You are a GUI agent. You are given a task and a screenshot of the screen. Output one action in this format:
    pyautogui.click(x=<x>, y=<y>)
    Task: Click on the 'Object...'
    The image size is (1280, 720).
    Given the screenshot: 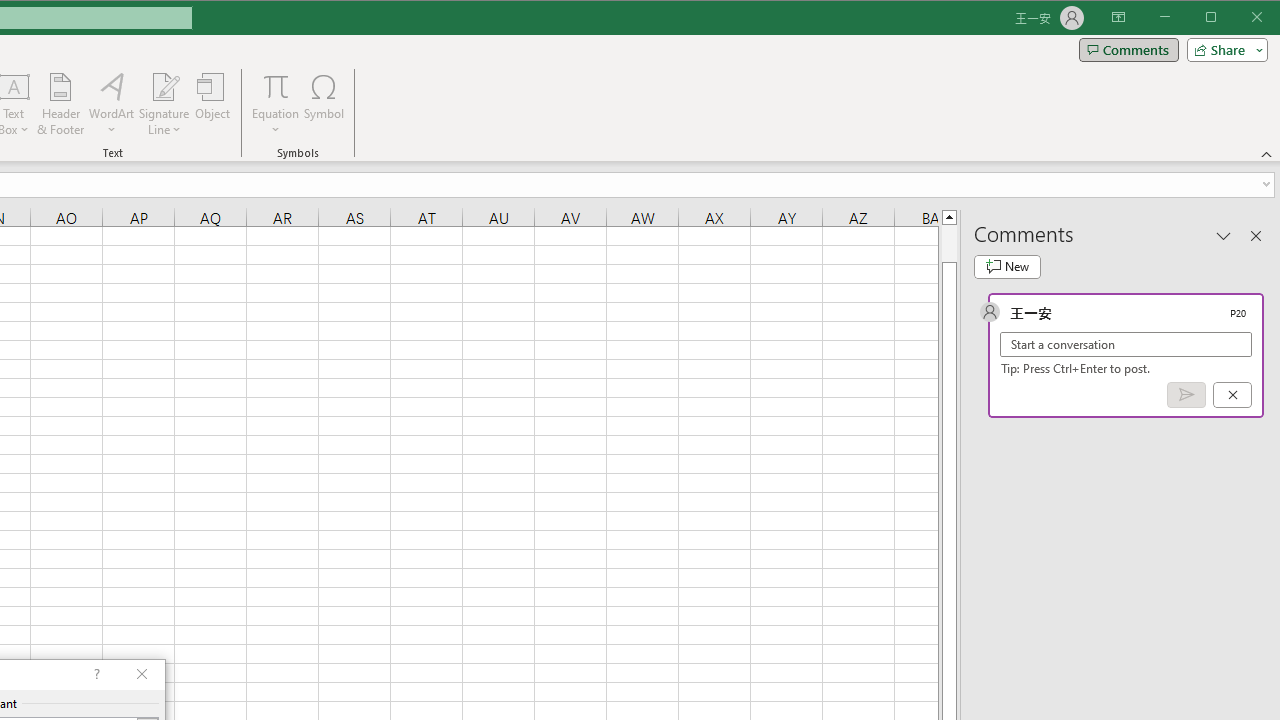 What is the action you would take?
    pyautogui.click(x=213, y=104)
    